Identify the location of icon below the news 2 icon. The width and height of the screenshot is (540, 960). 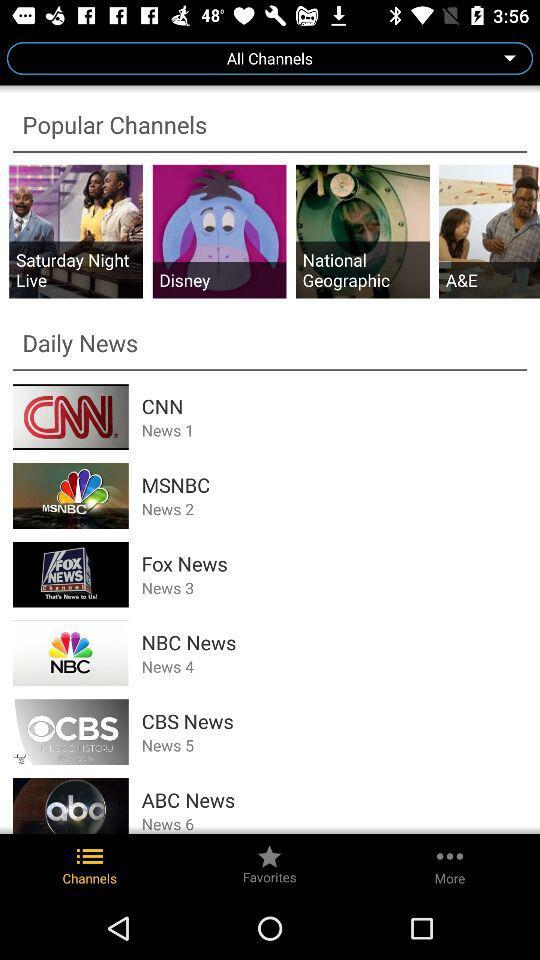
(334, 563).